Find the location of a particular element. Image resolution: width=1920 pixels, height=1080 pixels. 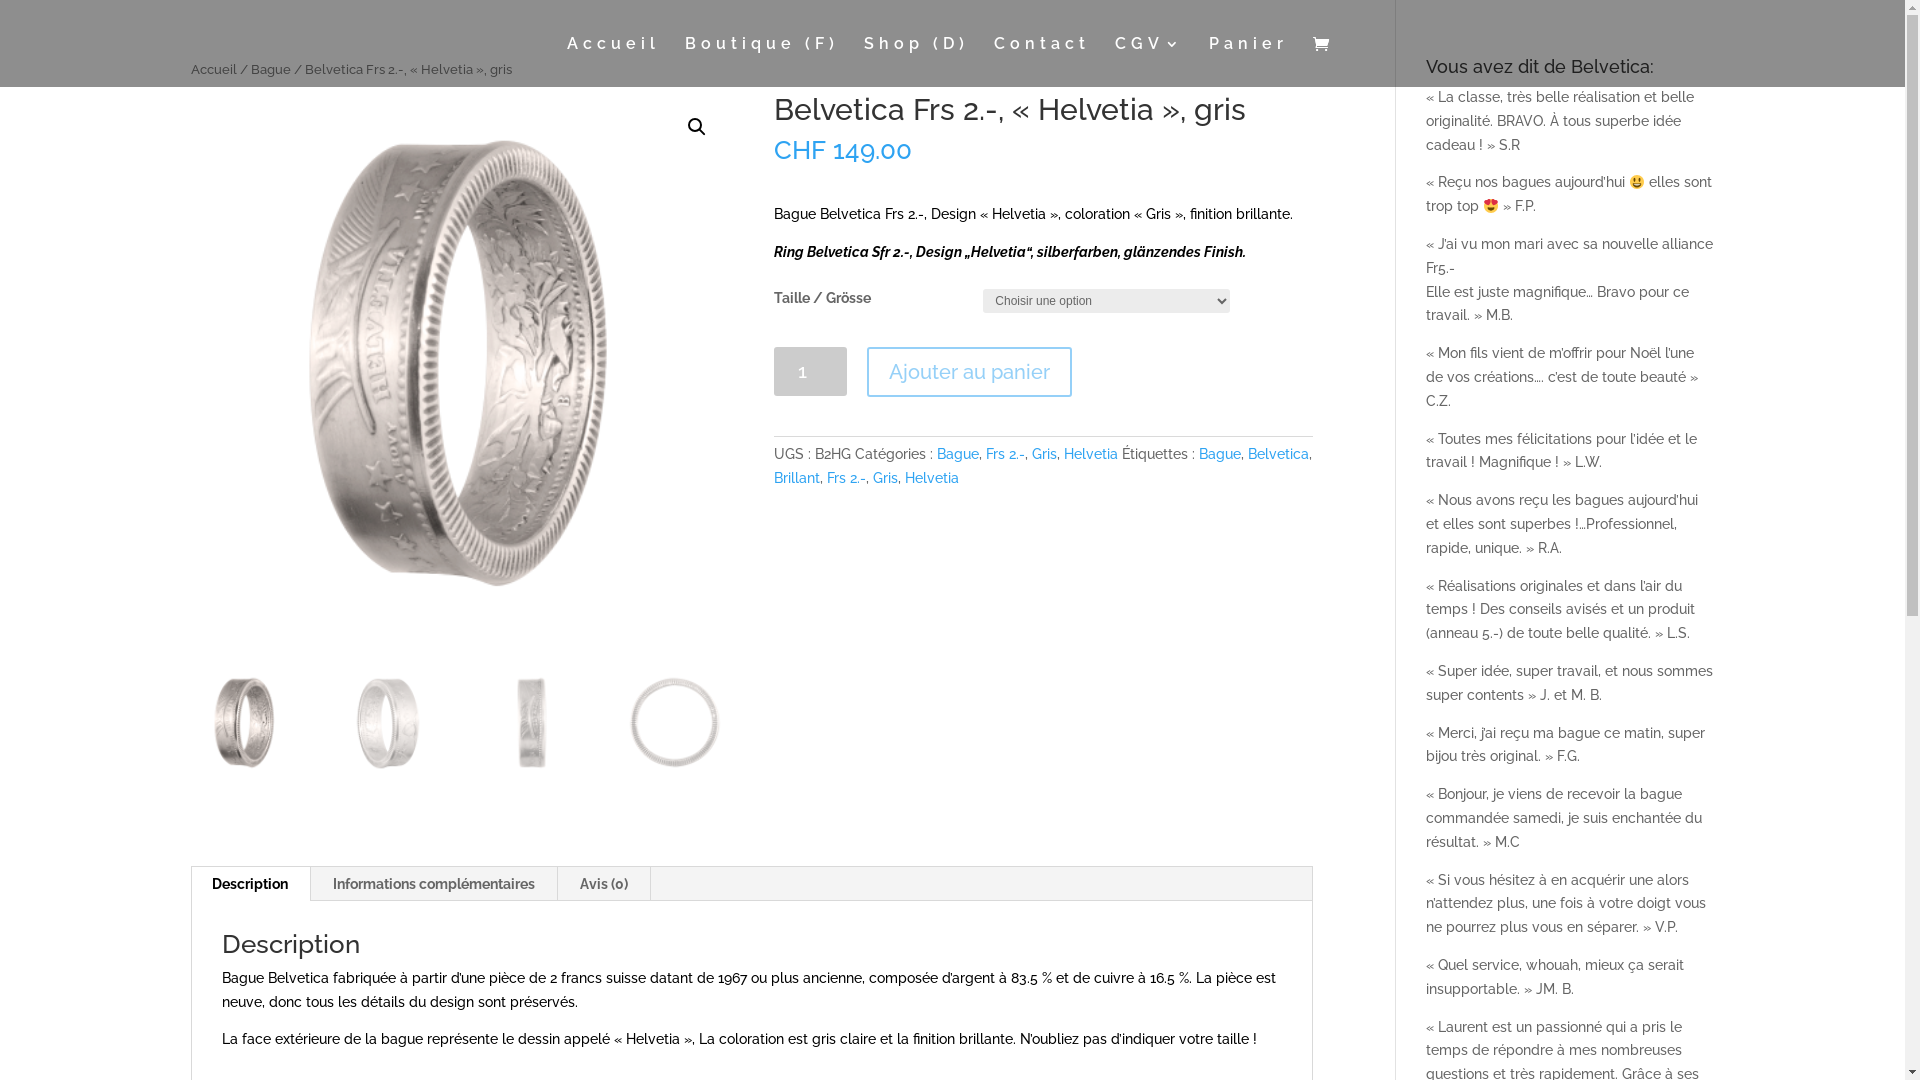

'Description' is located at coordinates (248, 882).